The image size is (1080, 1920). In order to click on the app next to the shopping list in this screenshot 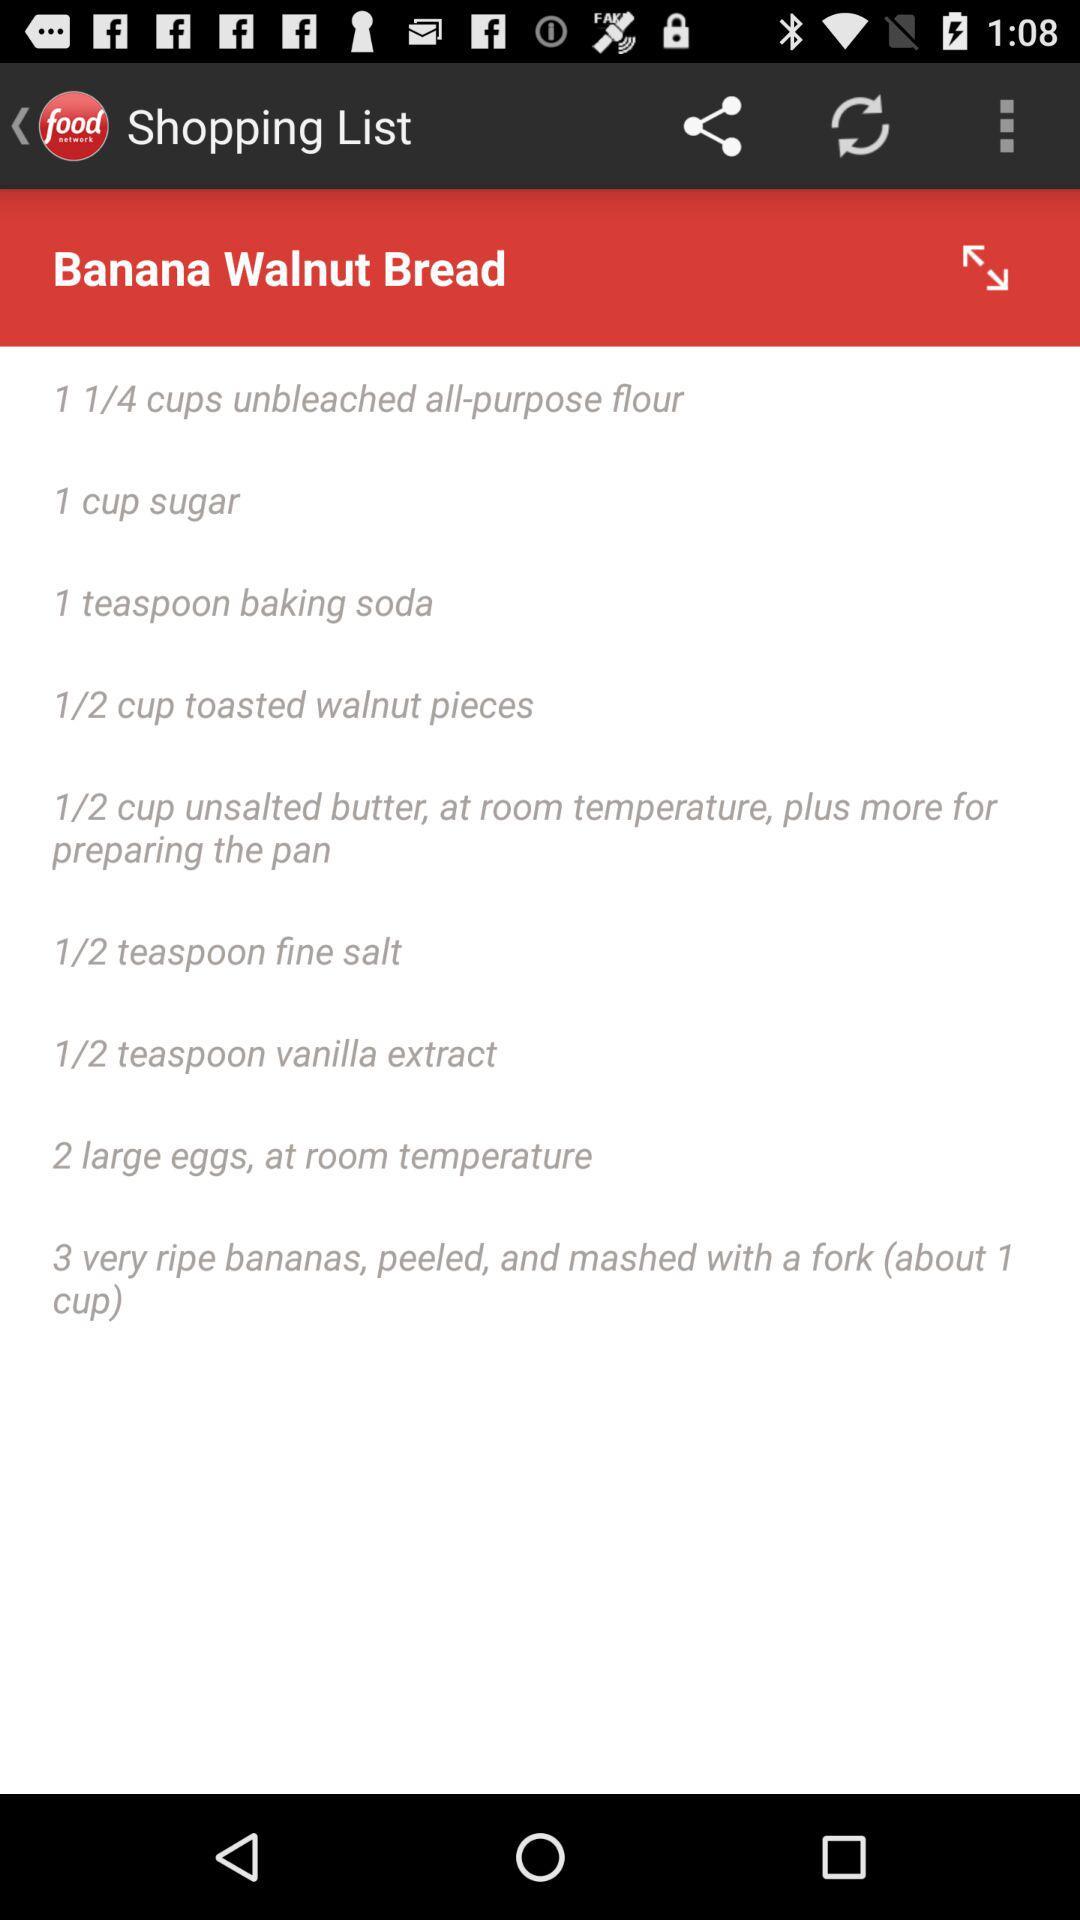, I will do `click(711, 124)`.